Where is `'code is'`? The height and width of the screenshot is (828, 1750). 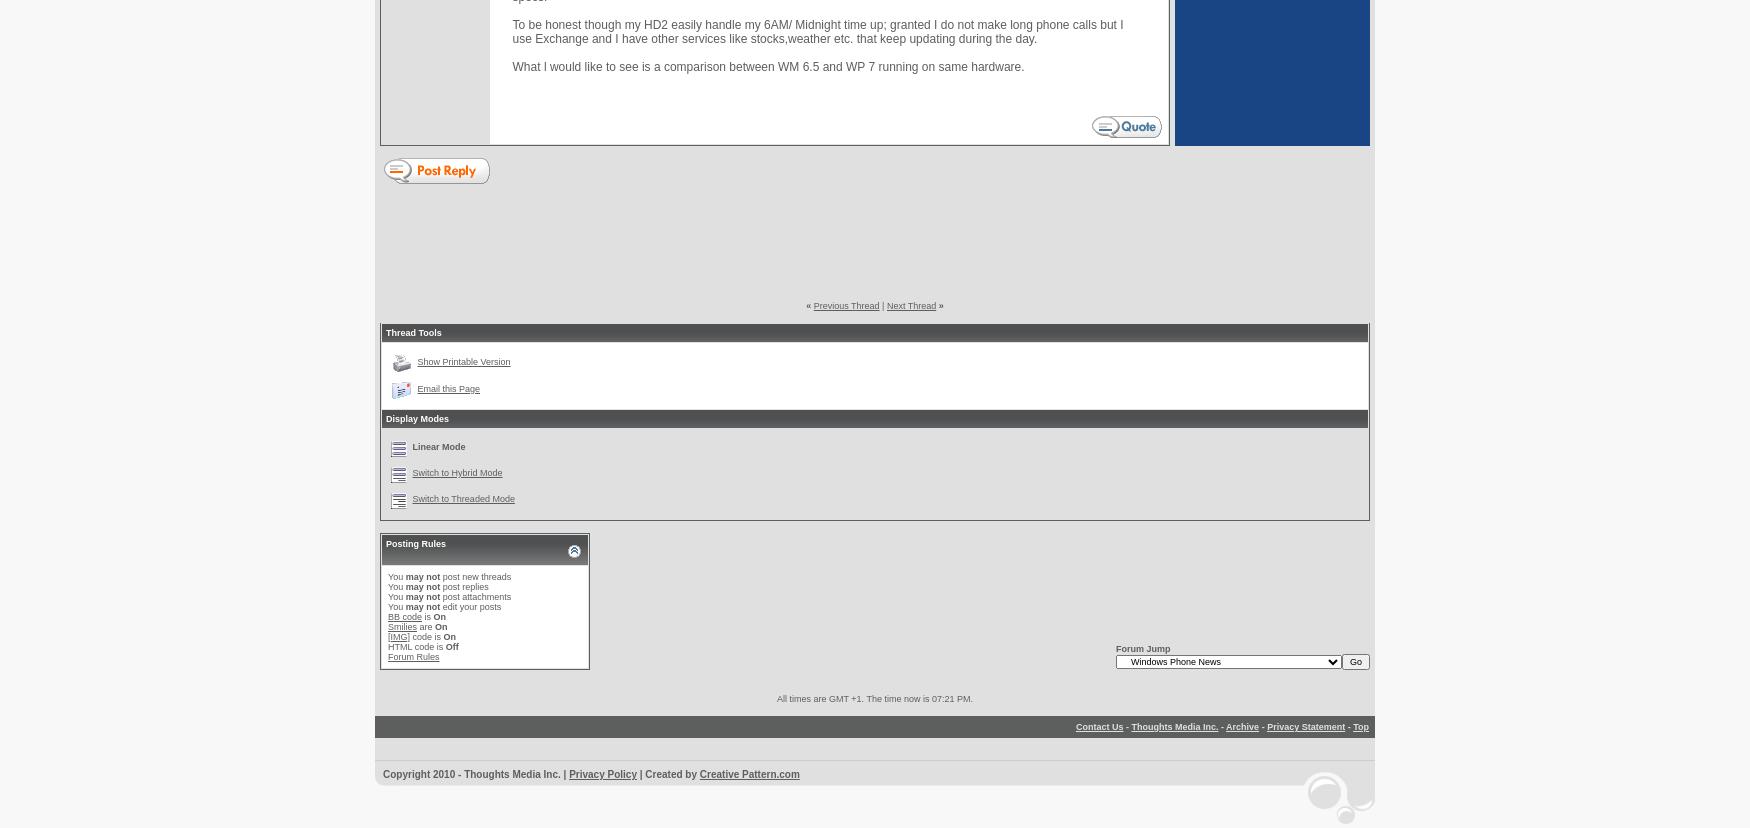 'code is' is located at coordinates (425, 636).